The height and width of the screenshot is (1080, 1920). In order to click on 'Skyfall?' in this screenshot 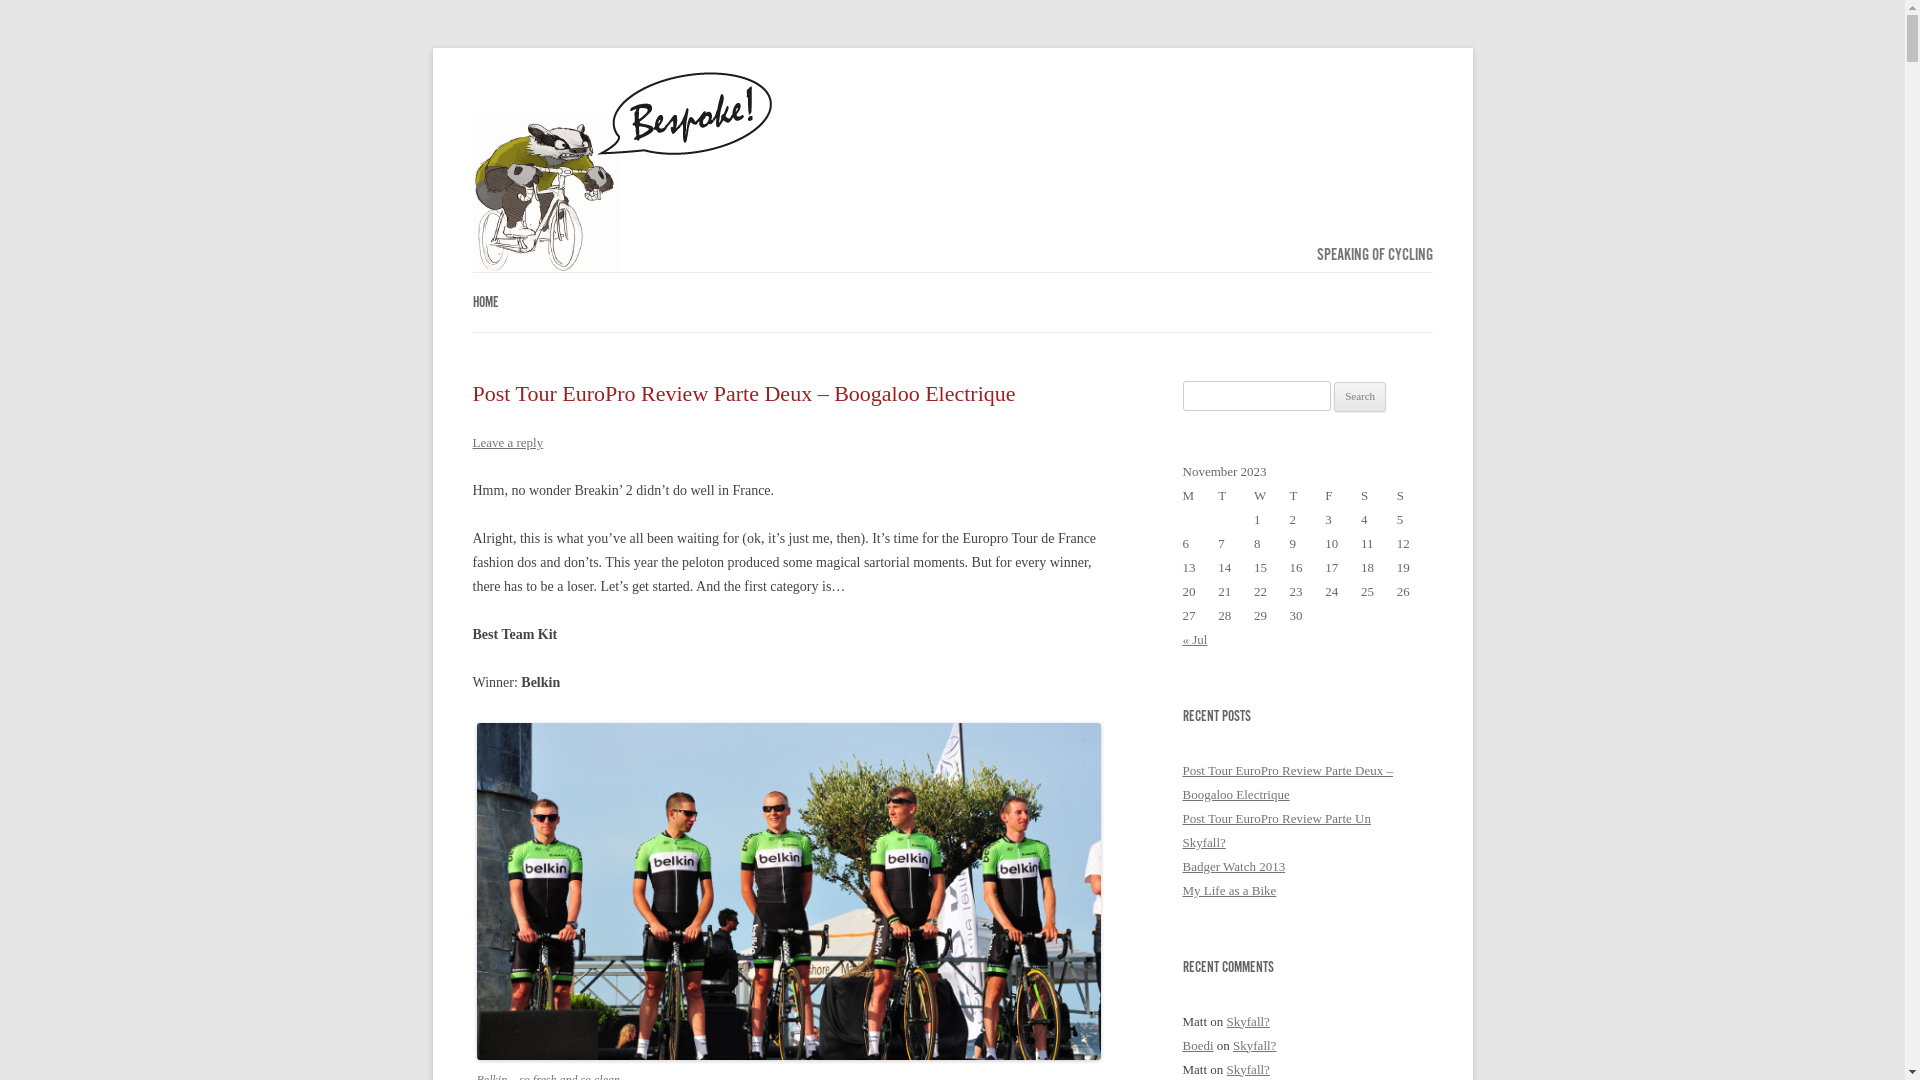, I will do `click(1247, 1021)`.